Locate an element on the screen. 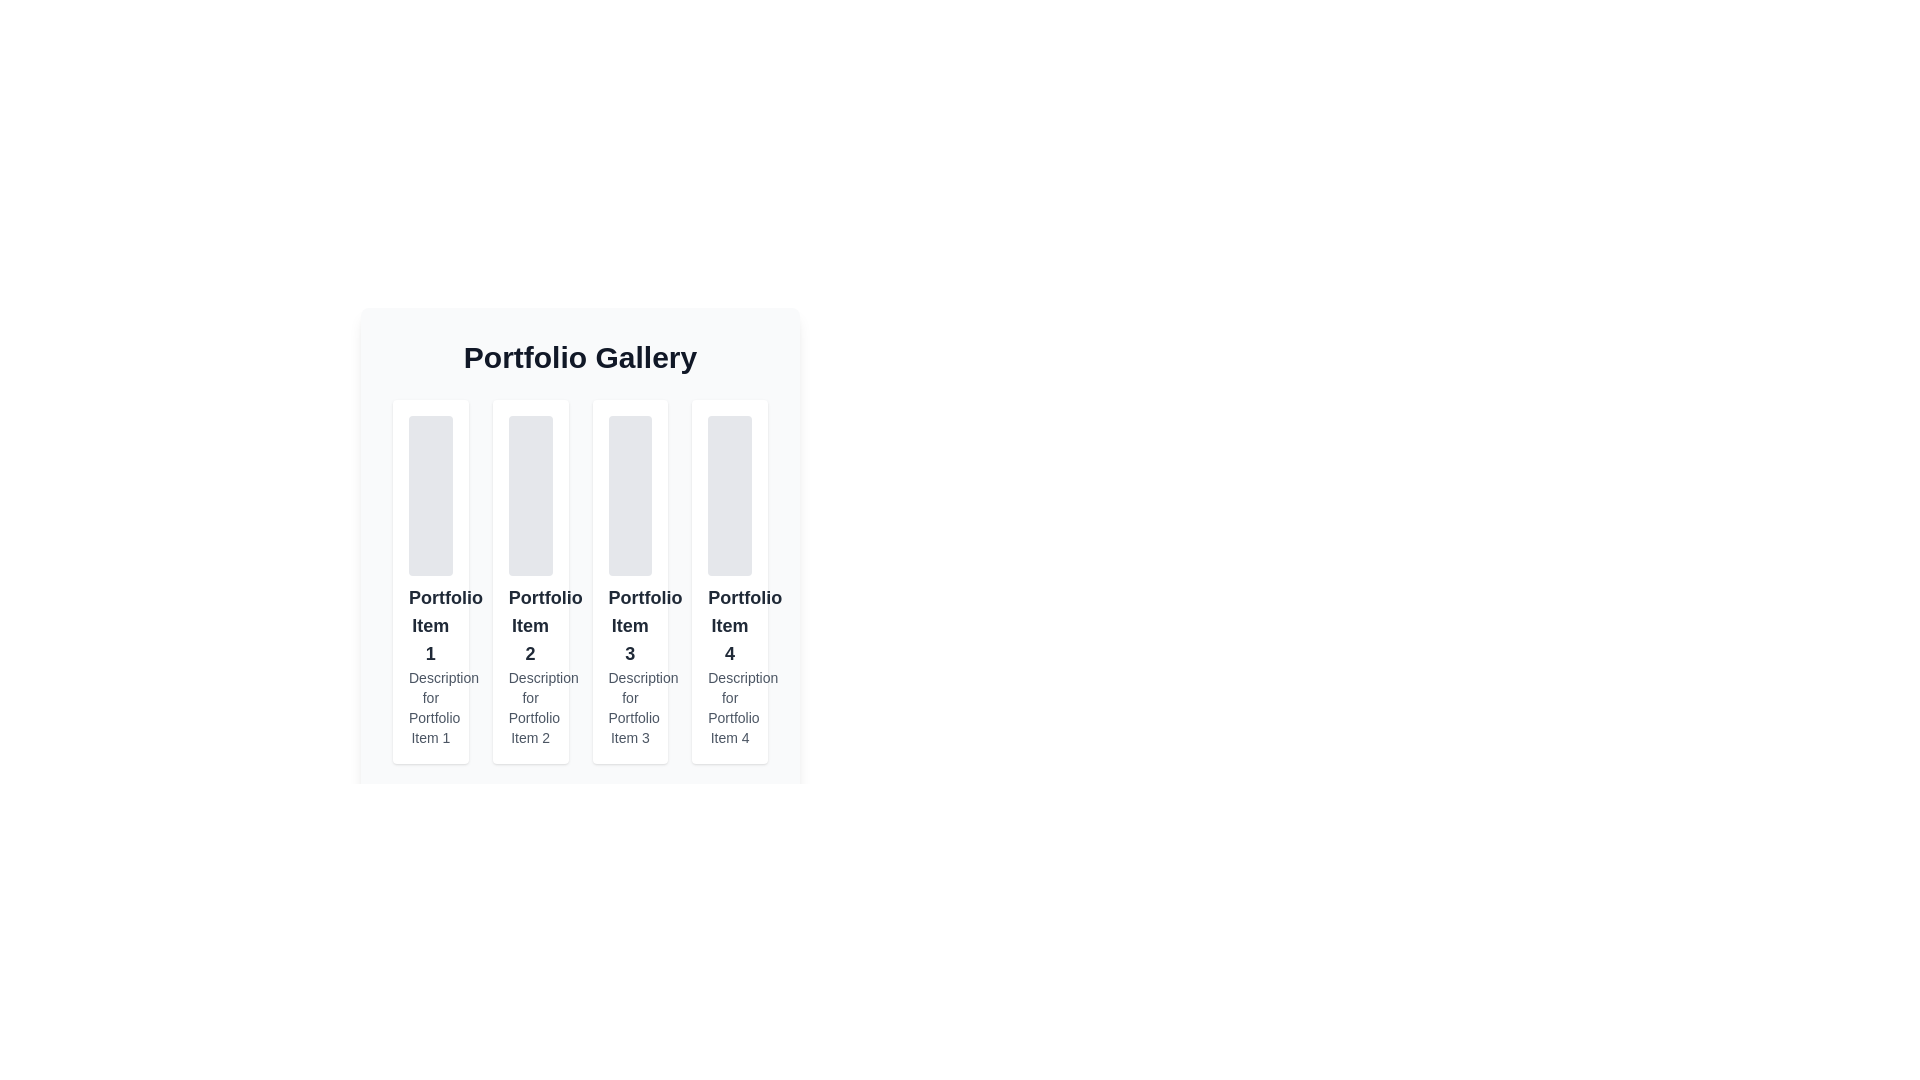 The height and width of the screenshot is (1080, 1920). the third item in the first row of the grid layout that displays and organizes portfolio items within the gallery section is located at coordinates (579, 532).